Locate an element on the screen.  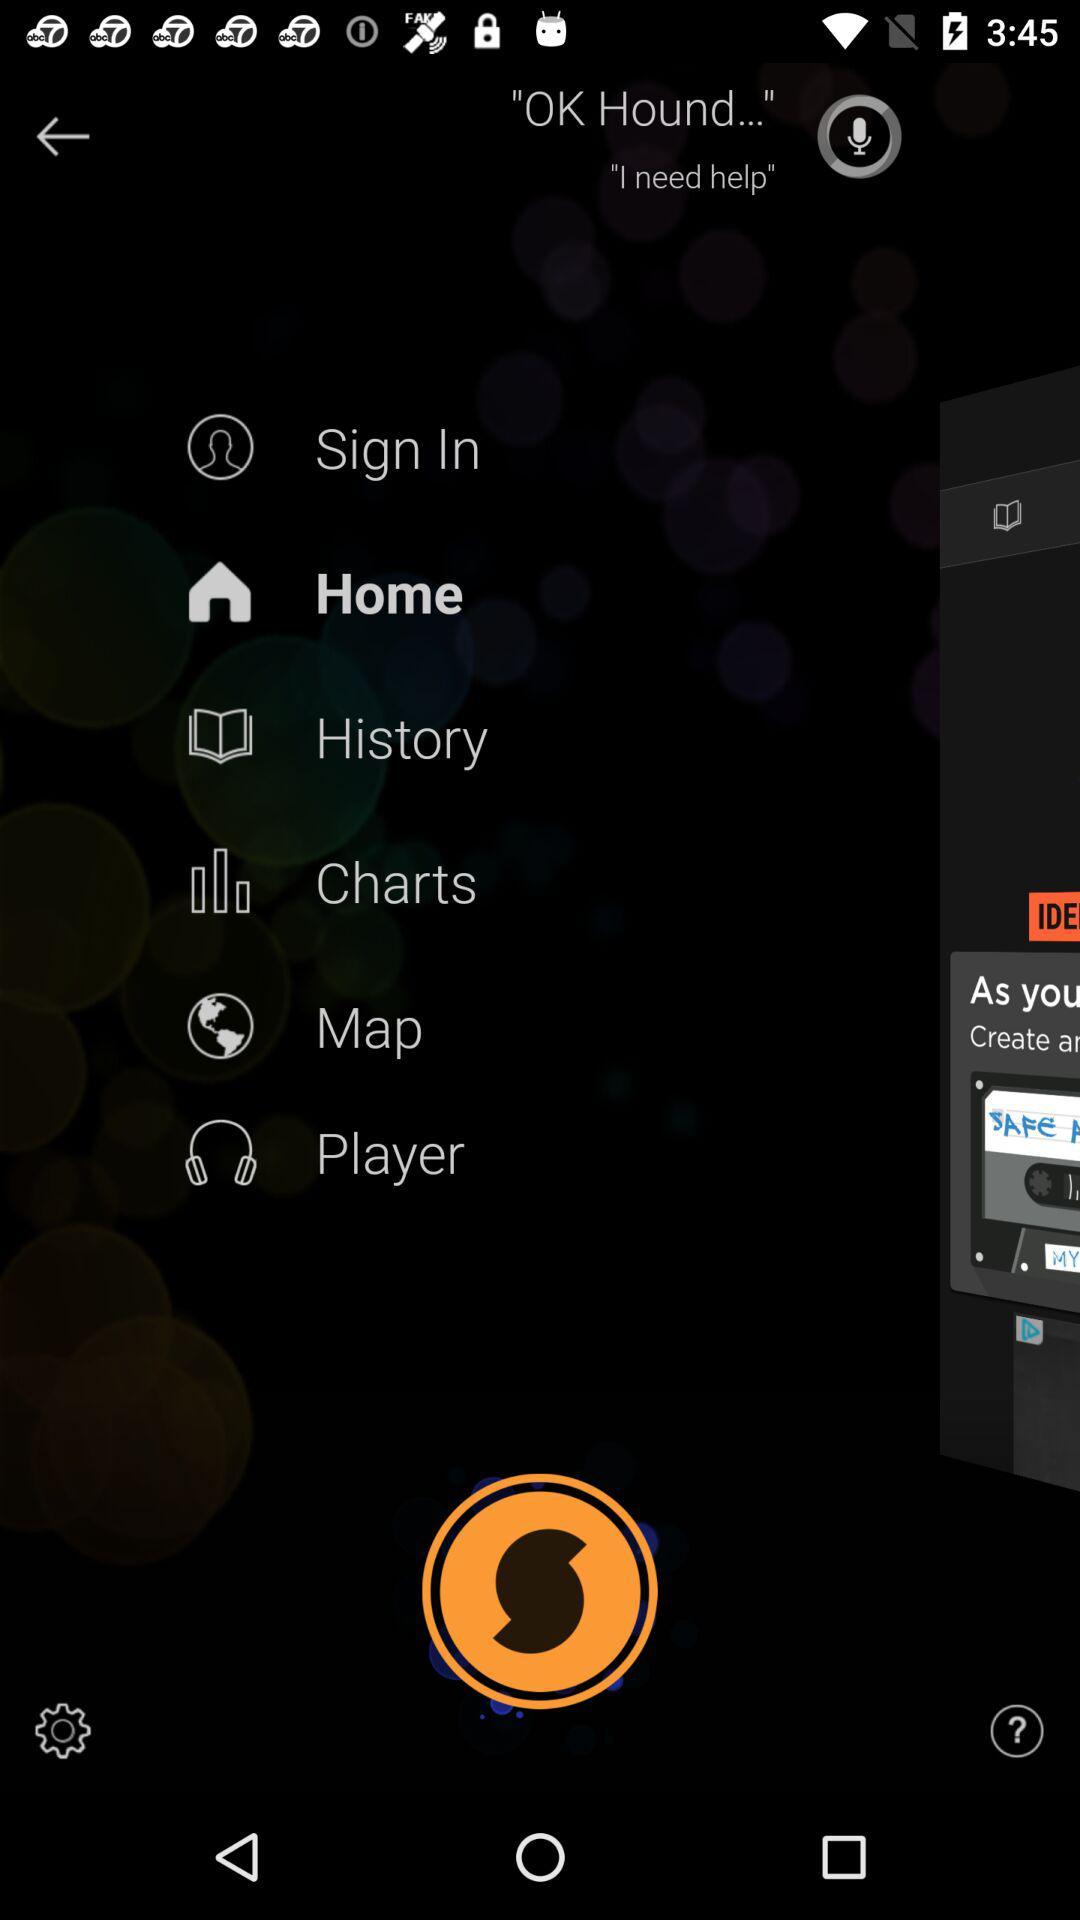
song is located at coordinates (858, 135).